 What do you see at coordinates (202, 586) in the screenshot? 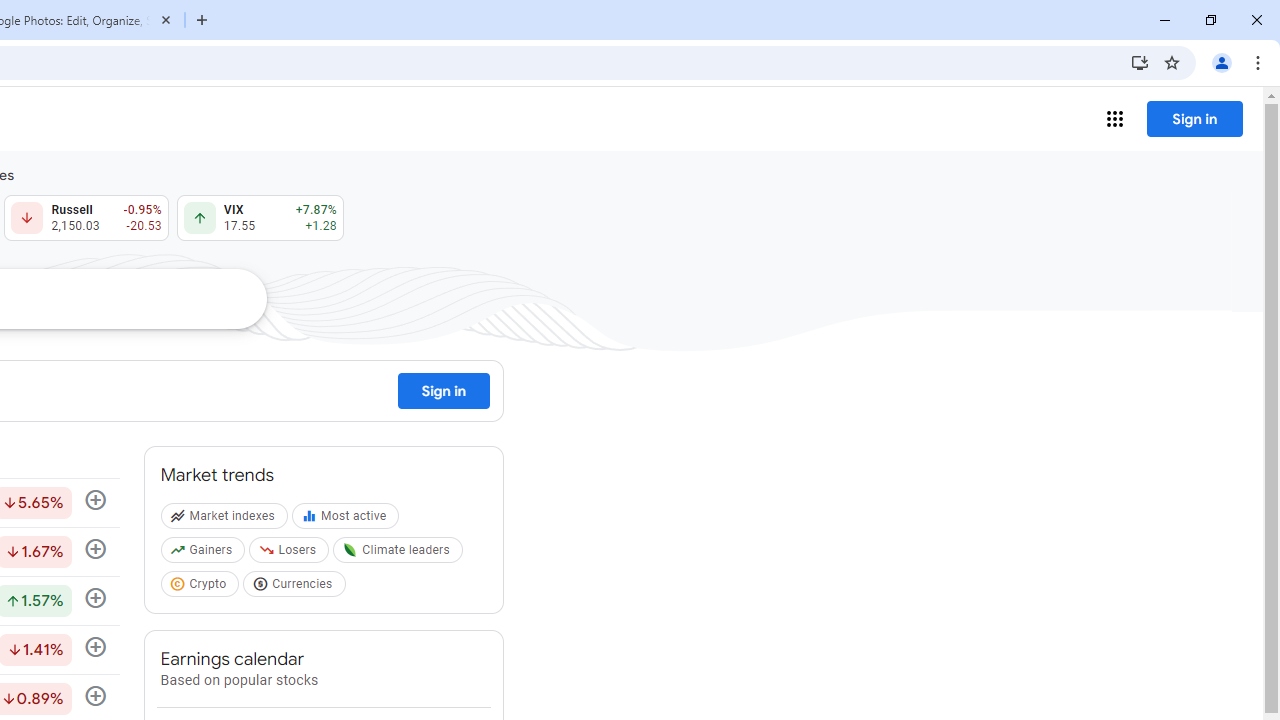
I see `'Crypto'` at bounding box center [202, 586].